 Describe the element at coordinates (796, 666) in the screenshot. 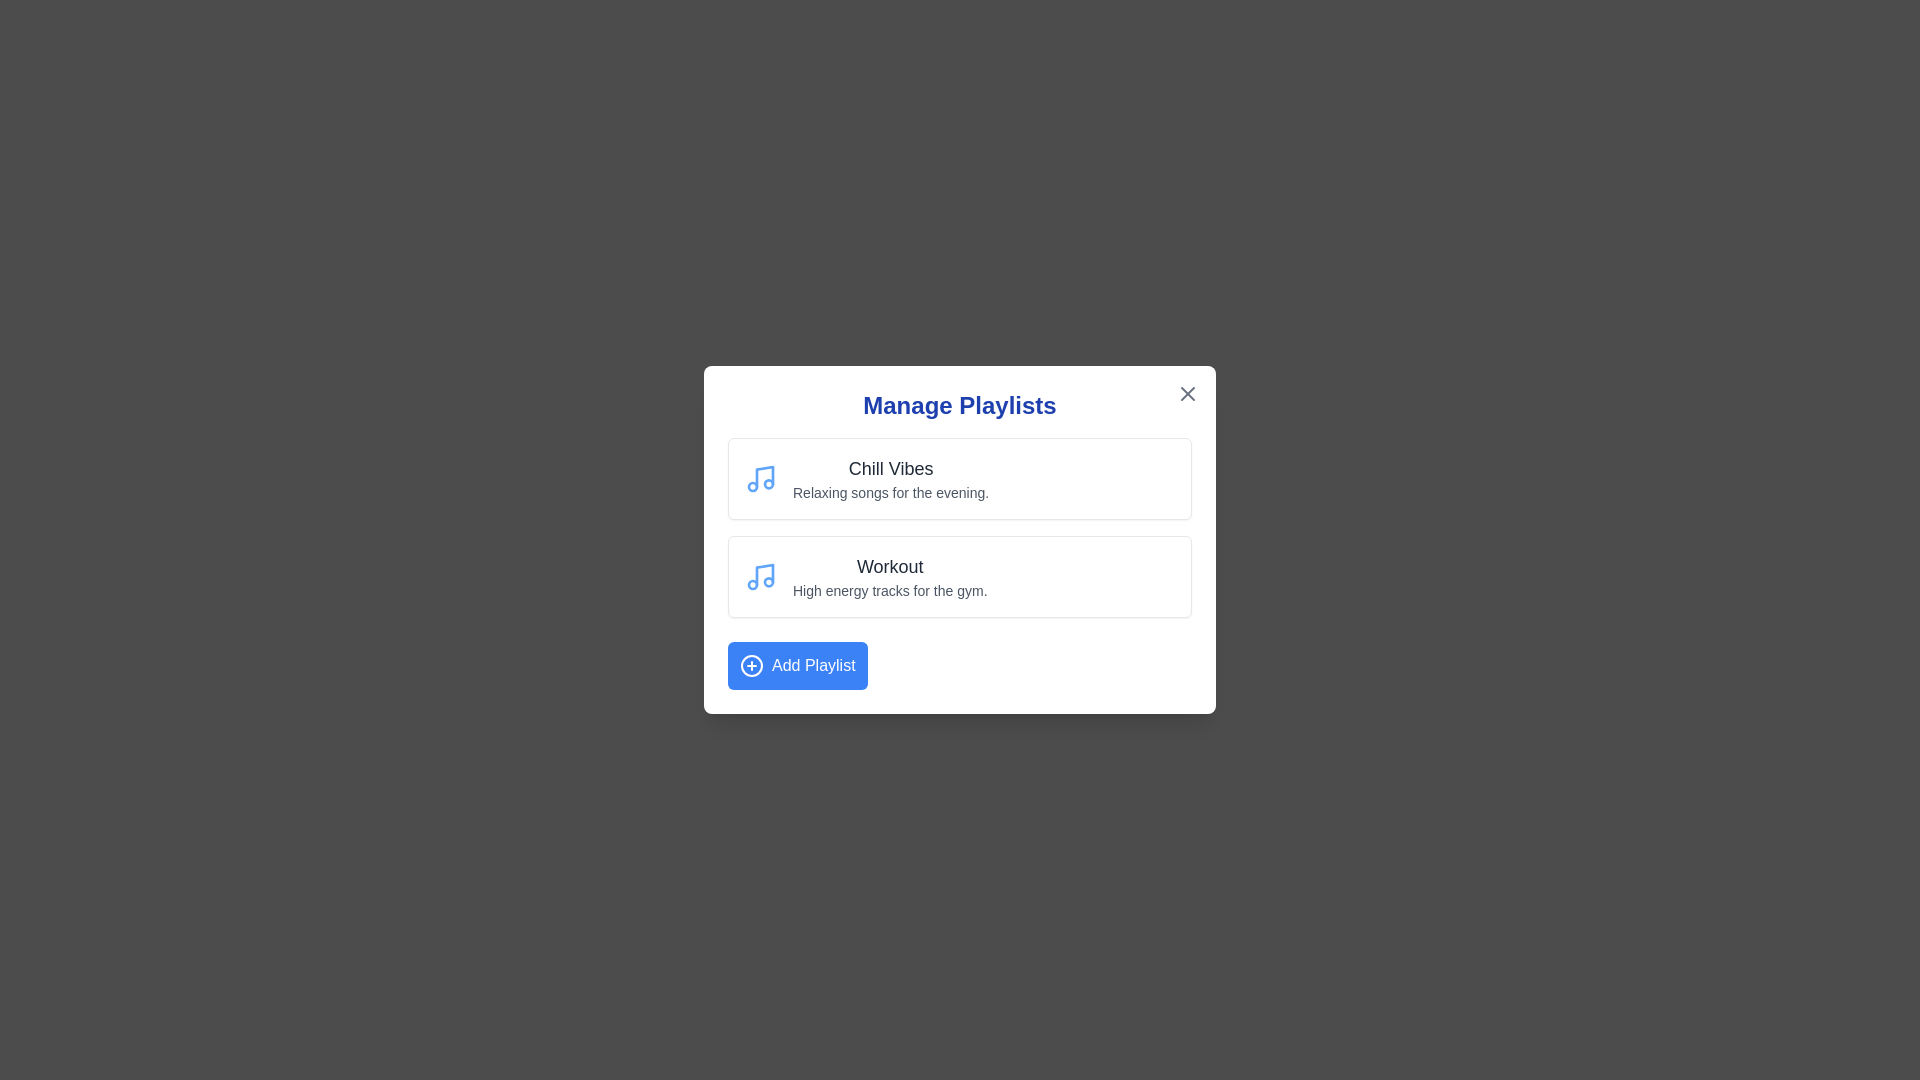

I see `the 'Add Playlist' button, which is a rectangular button with rounded corners, blue background, and white text located at the bottom of the 'Manage Playlists' panel` at that location.